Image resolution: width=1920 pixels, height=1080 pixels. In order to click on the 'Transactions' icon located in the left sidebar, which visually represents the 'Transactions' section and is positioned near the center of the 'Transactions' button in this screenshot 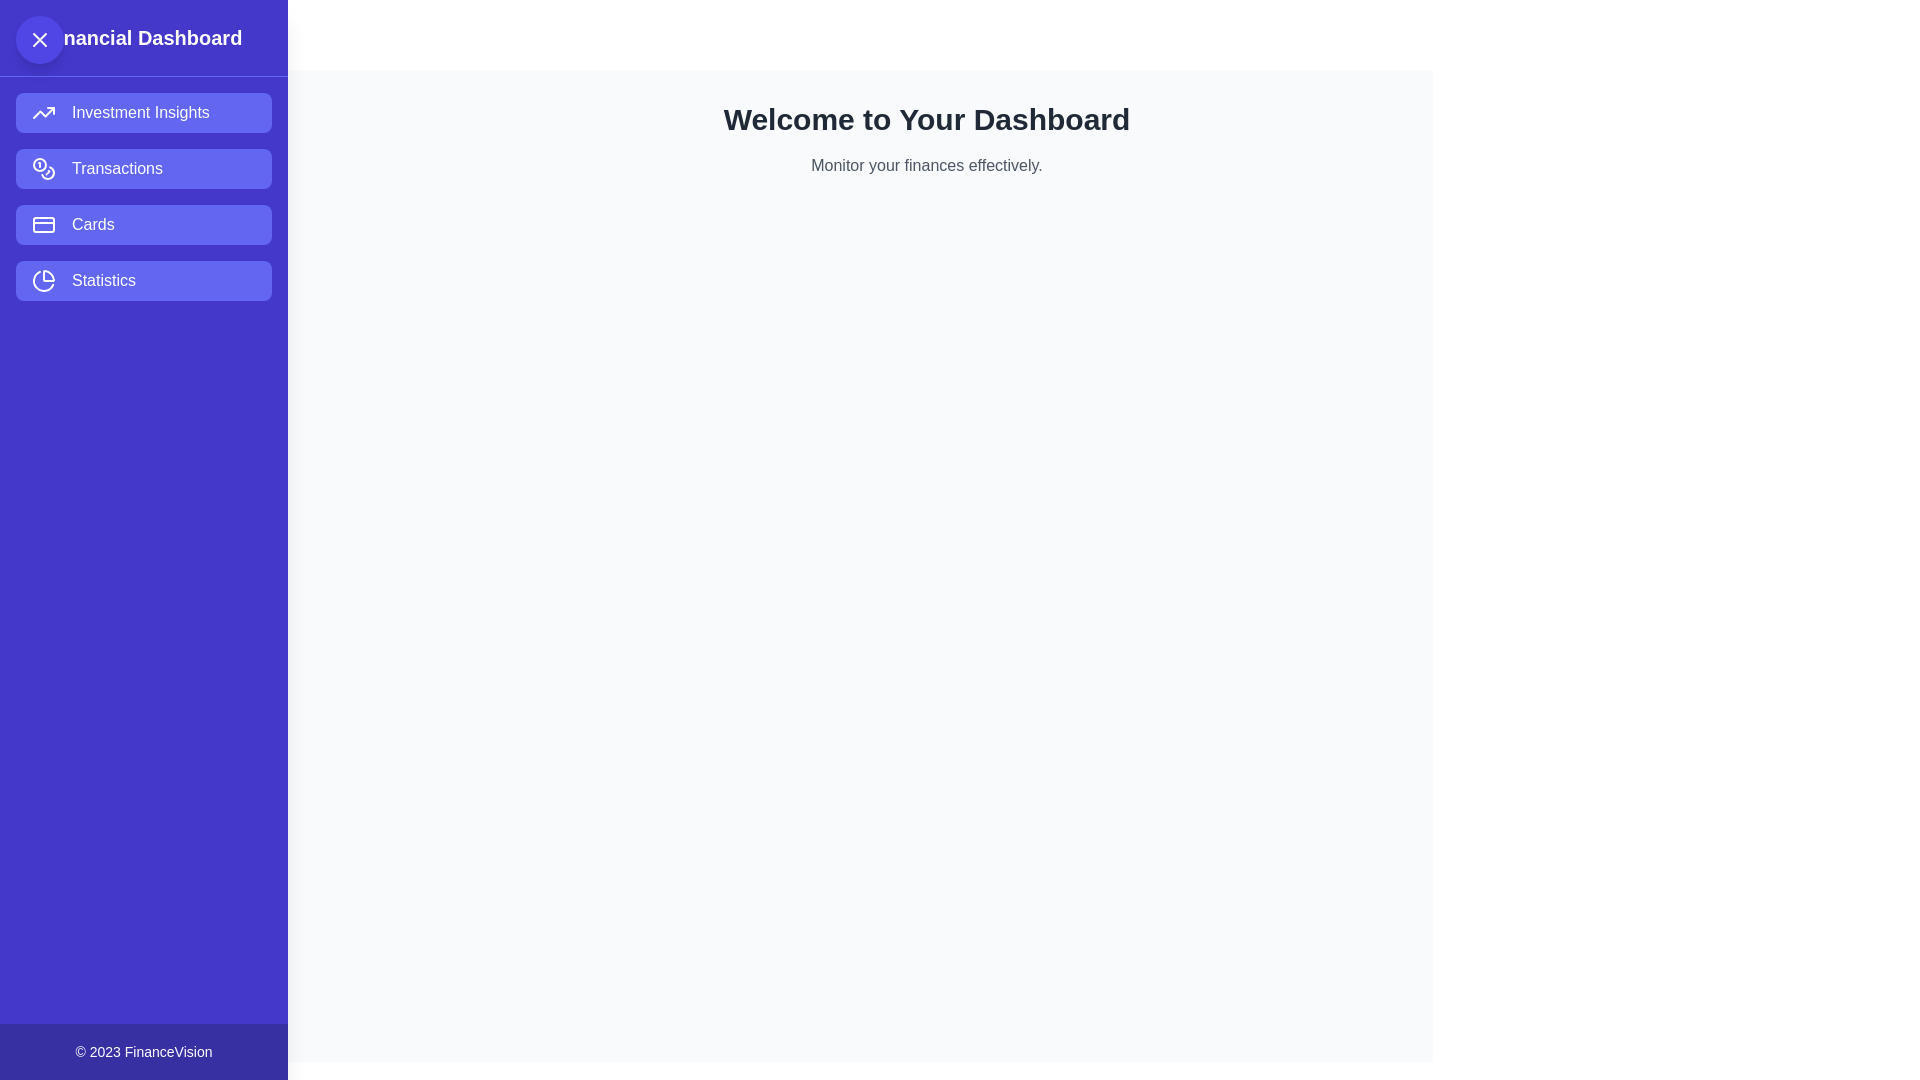, I will do `click(43, 168)`.